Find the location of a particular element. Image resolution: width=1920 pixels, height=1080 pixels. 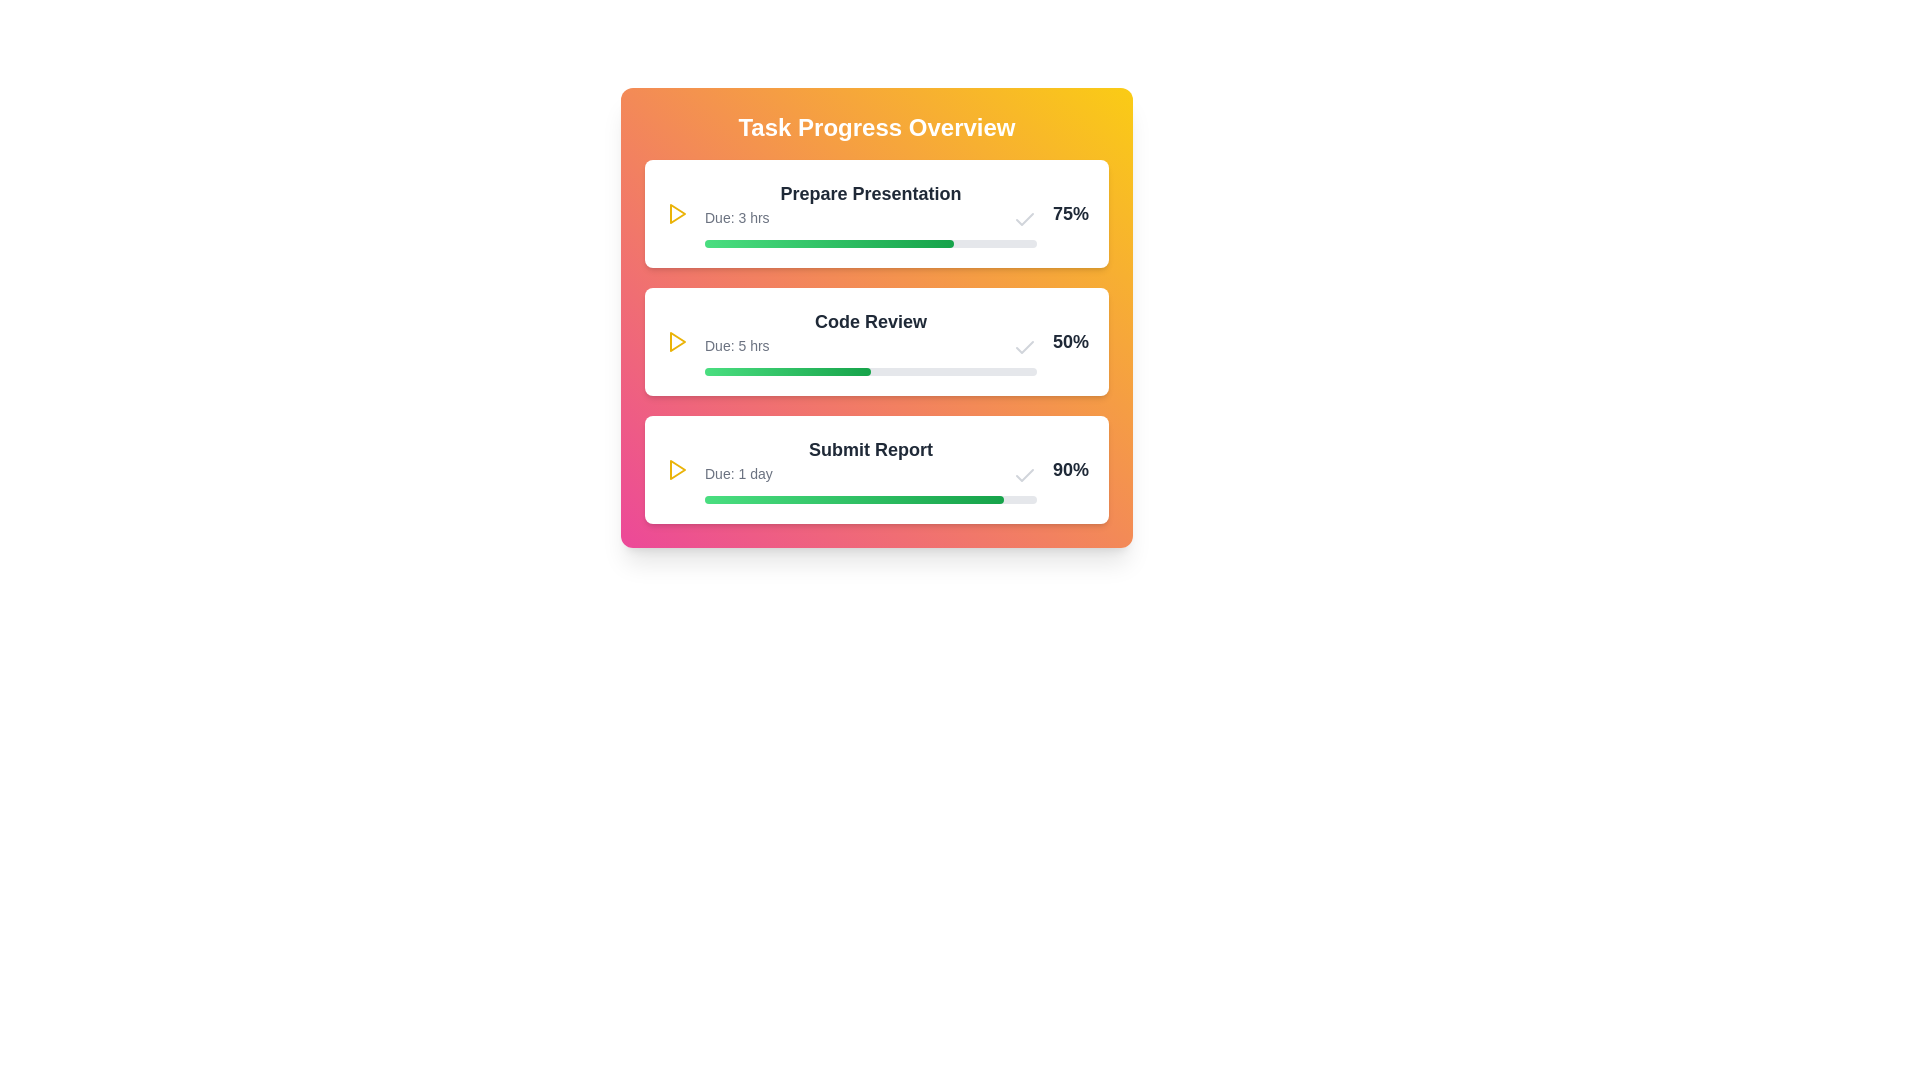

the checkmark icon with a gray color and rounded outline located in the 'Submit Report' section, positioned on the right side near the text displaying '90%' is located at coordinates (1024, 475).